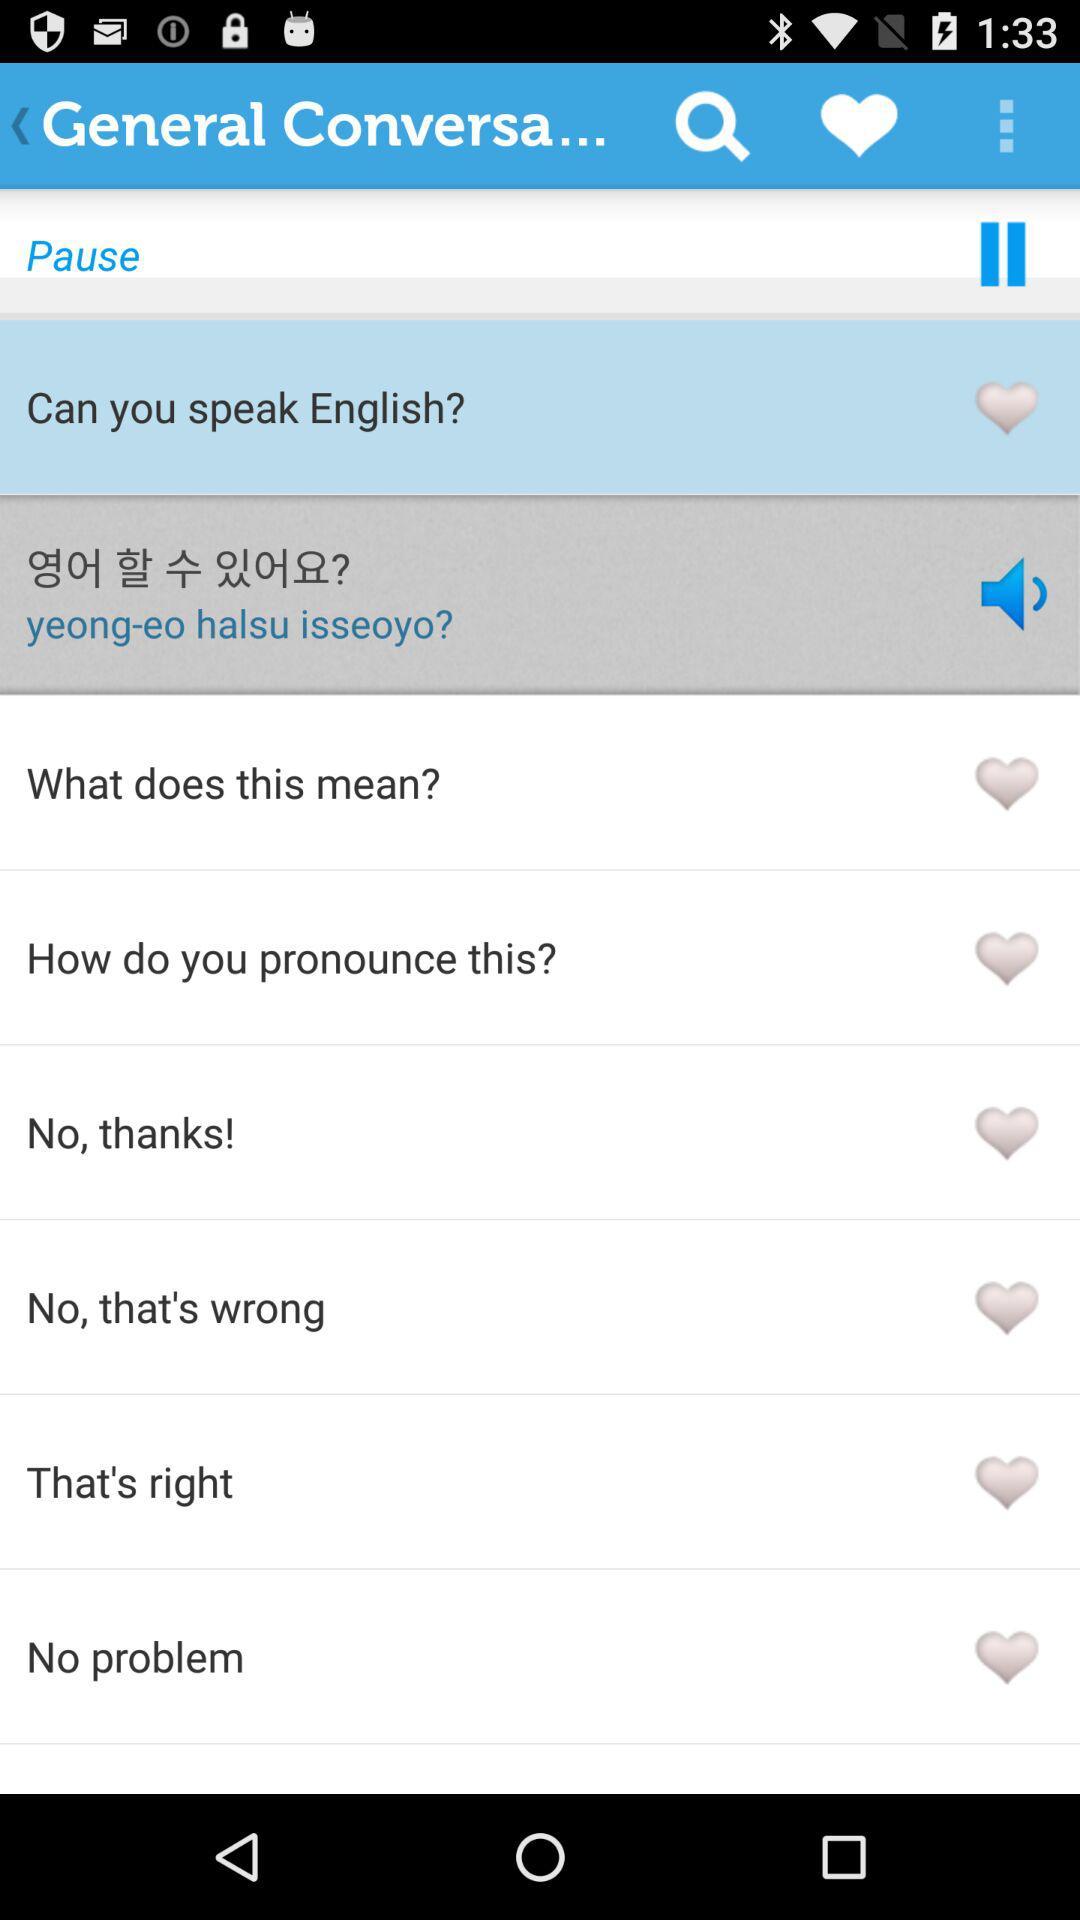  What do you see at coordinates (1002, 271) in the screenshot?
I see `the pause icon` at bounding box center [1002, 271].